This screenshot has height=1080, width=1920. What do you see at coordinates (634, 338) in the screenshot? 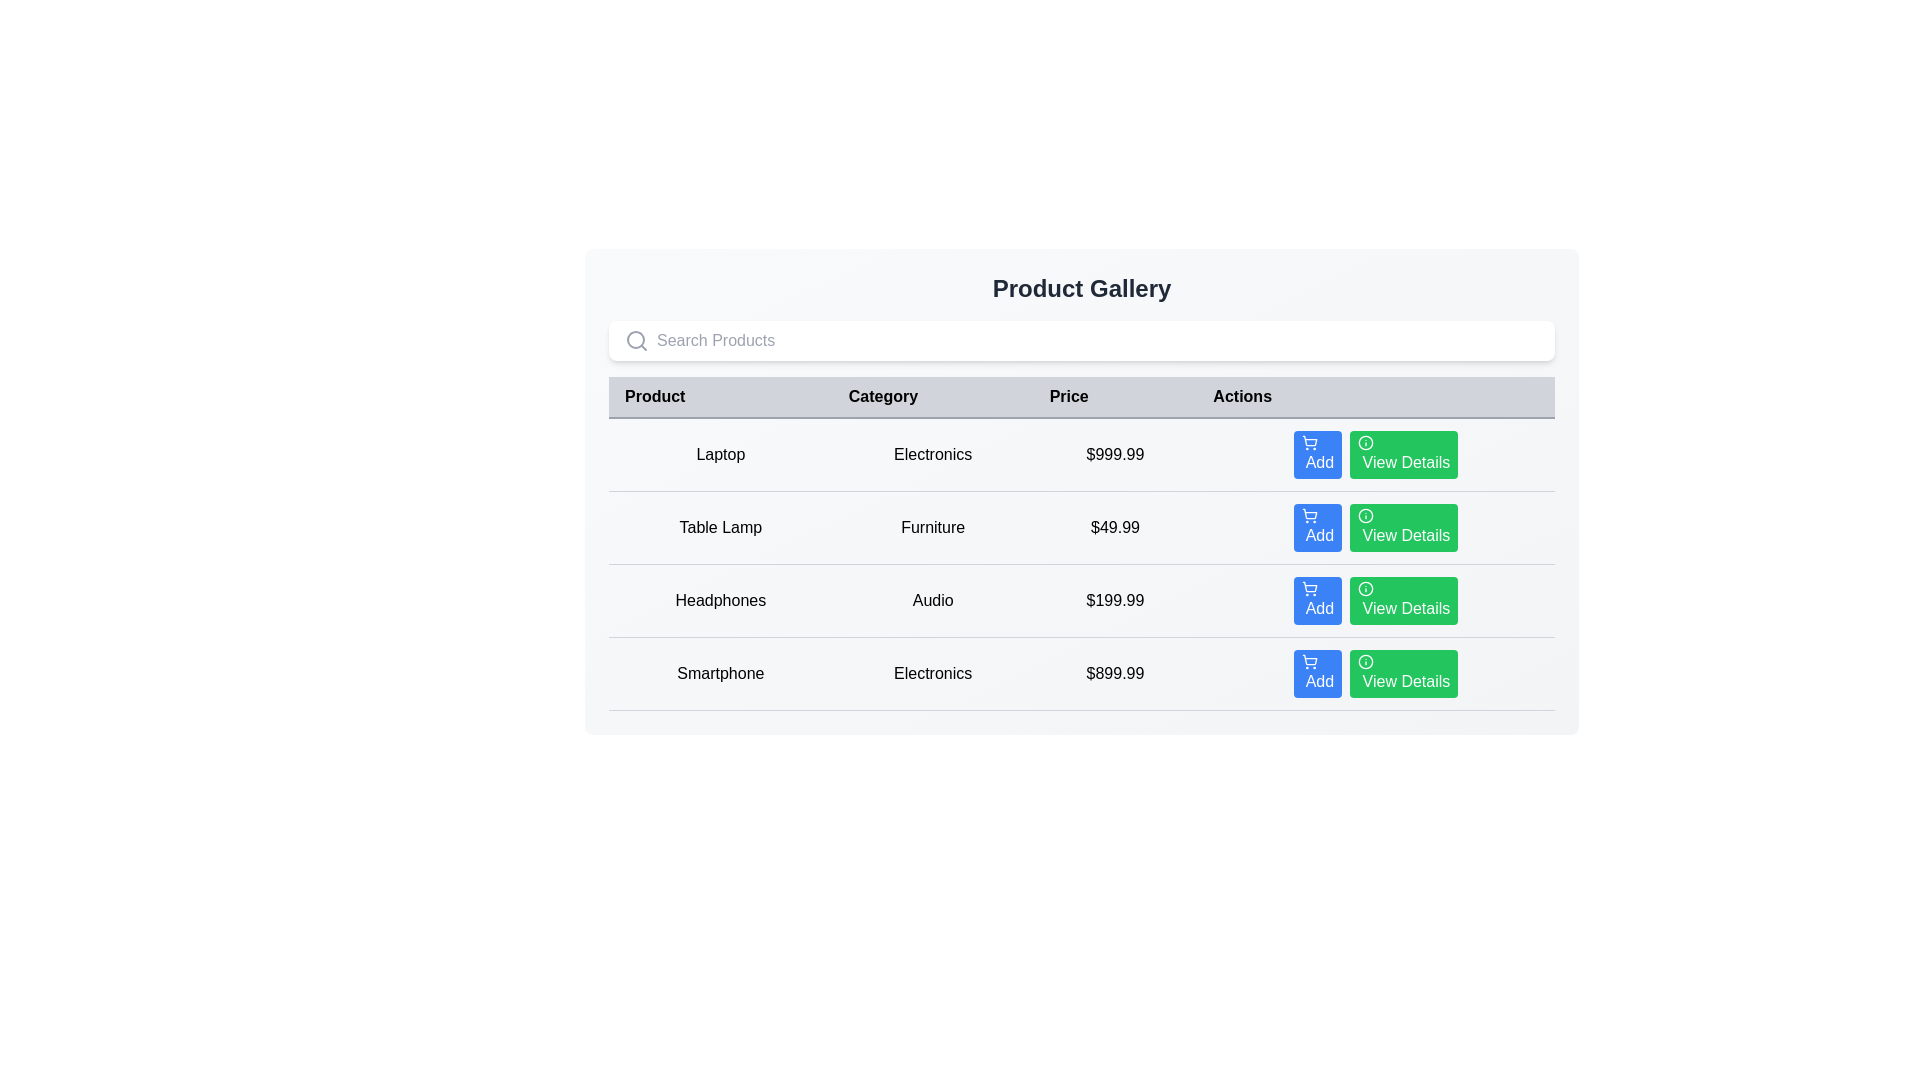
I see `the SVG Circle that serves as the left component of the search icon, which visually signifies a search function` at bounding box center [634, 338].